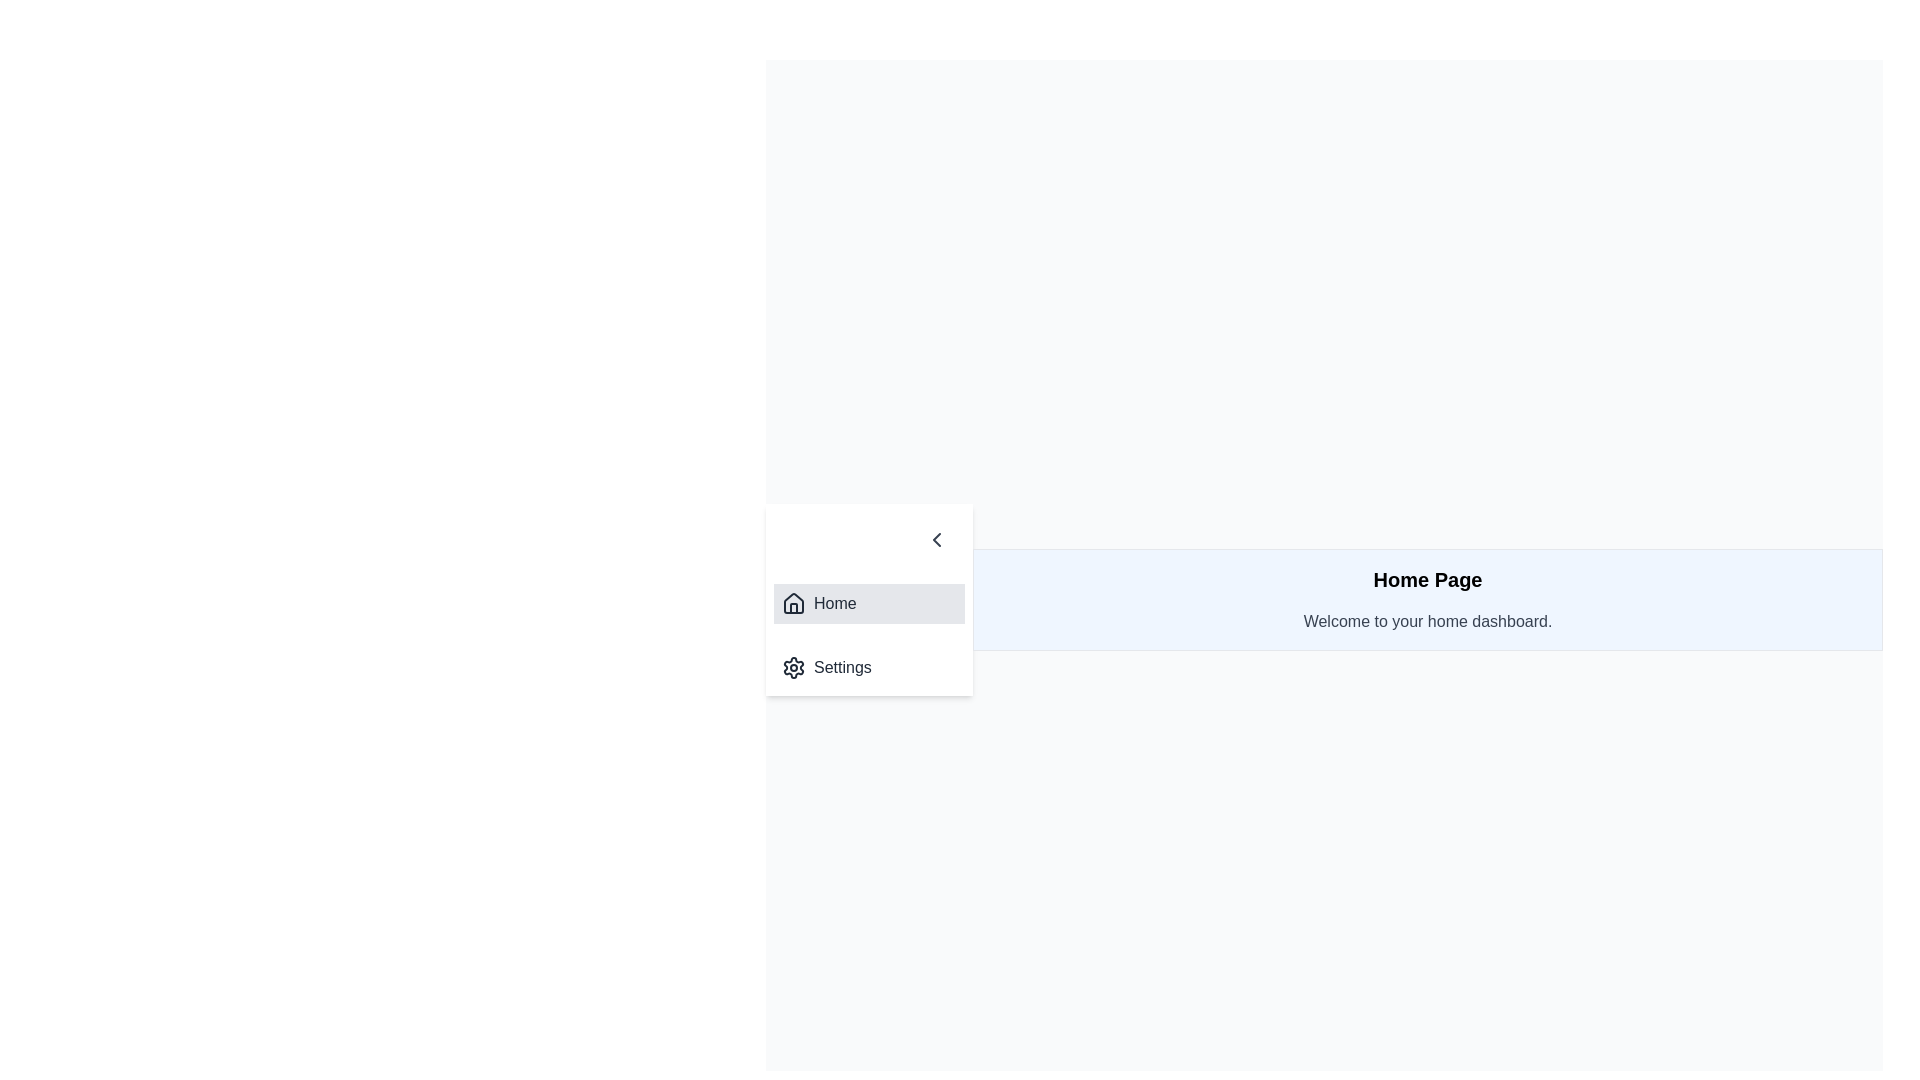  What do you see at coordinates (869, 603) in the screenshot?
I see `the 'Home' horizontal menu item in the vertical navigation list` at bounding box center [869, 603].